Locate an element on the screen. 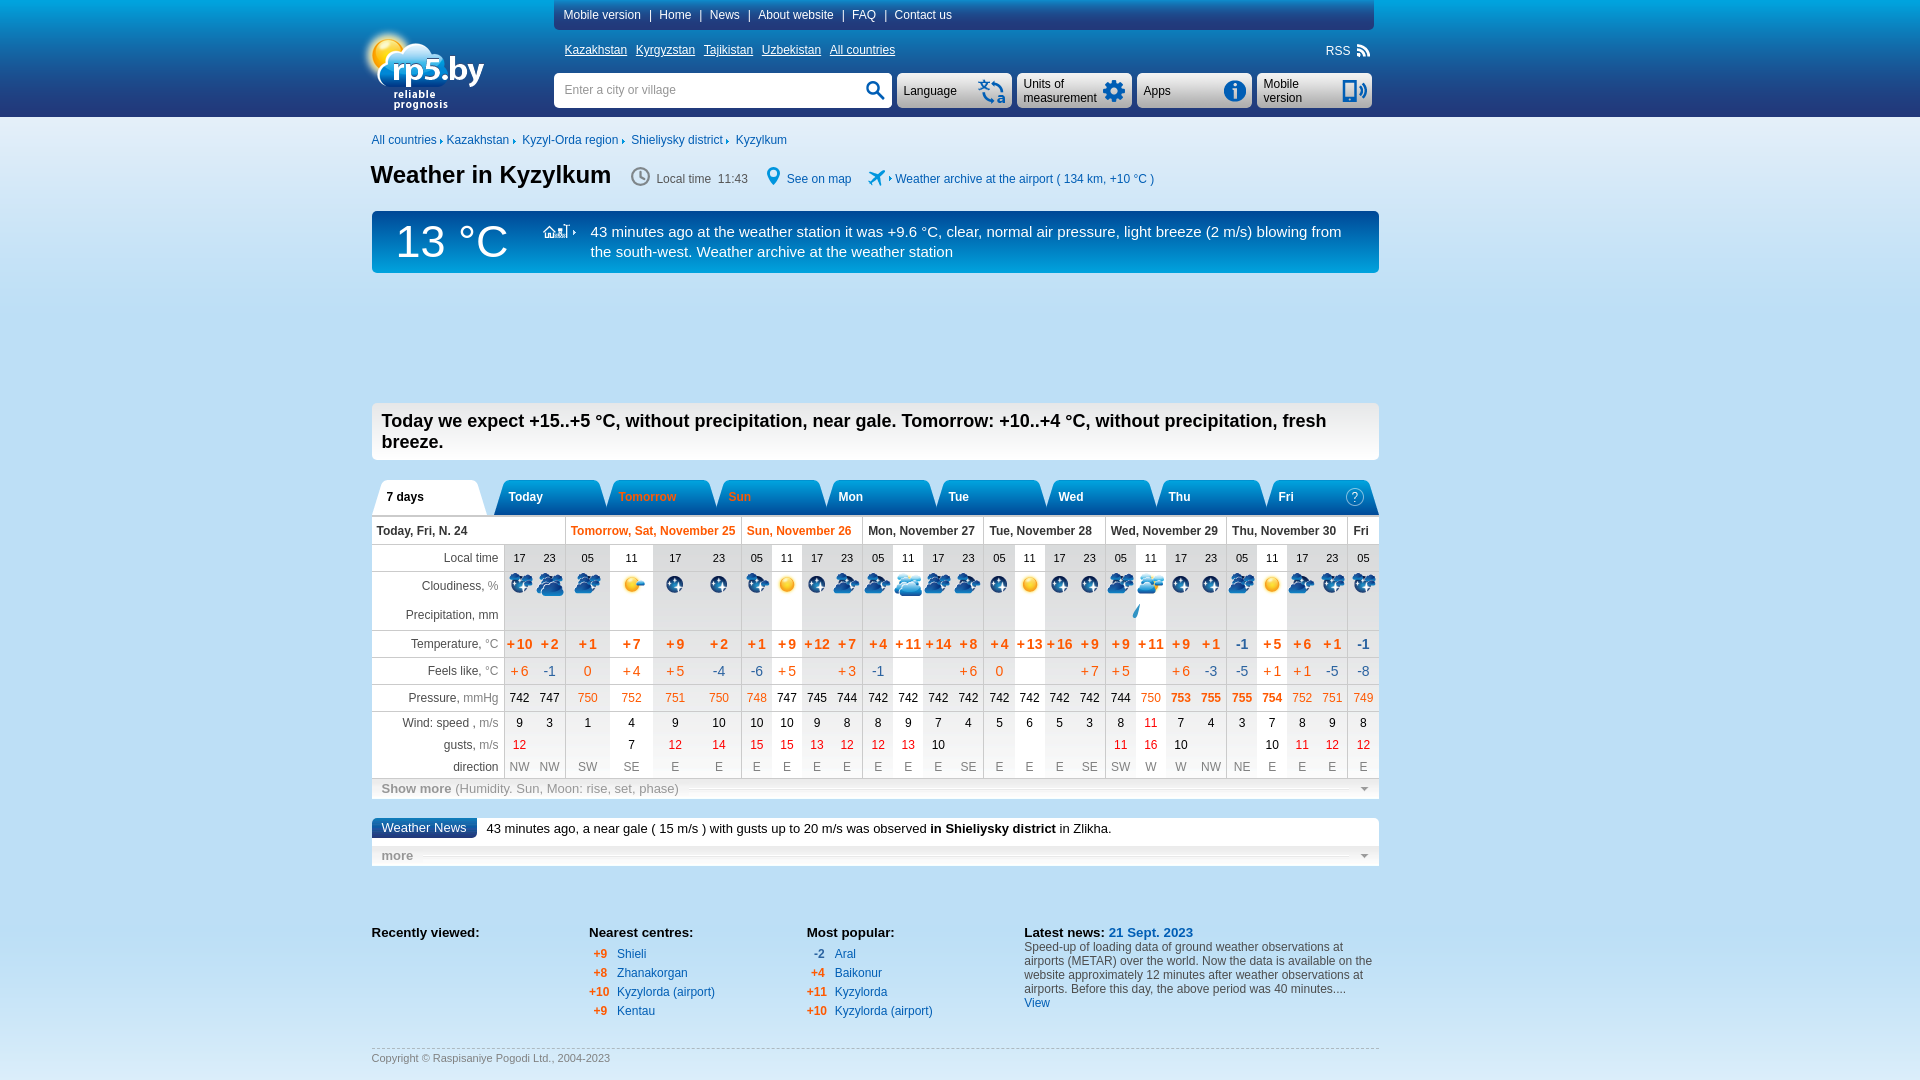 This screenshot has width=1920, height=1080. 'Aral' is located at coordinates (845, 952).